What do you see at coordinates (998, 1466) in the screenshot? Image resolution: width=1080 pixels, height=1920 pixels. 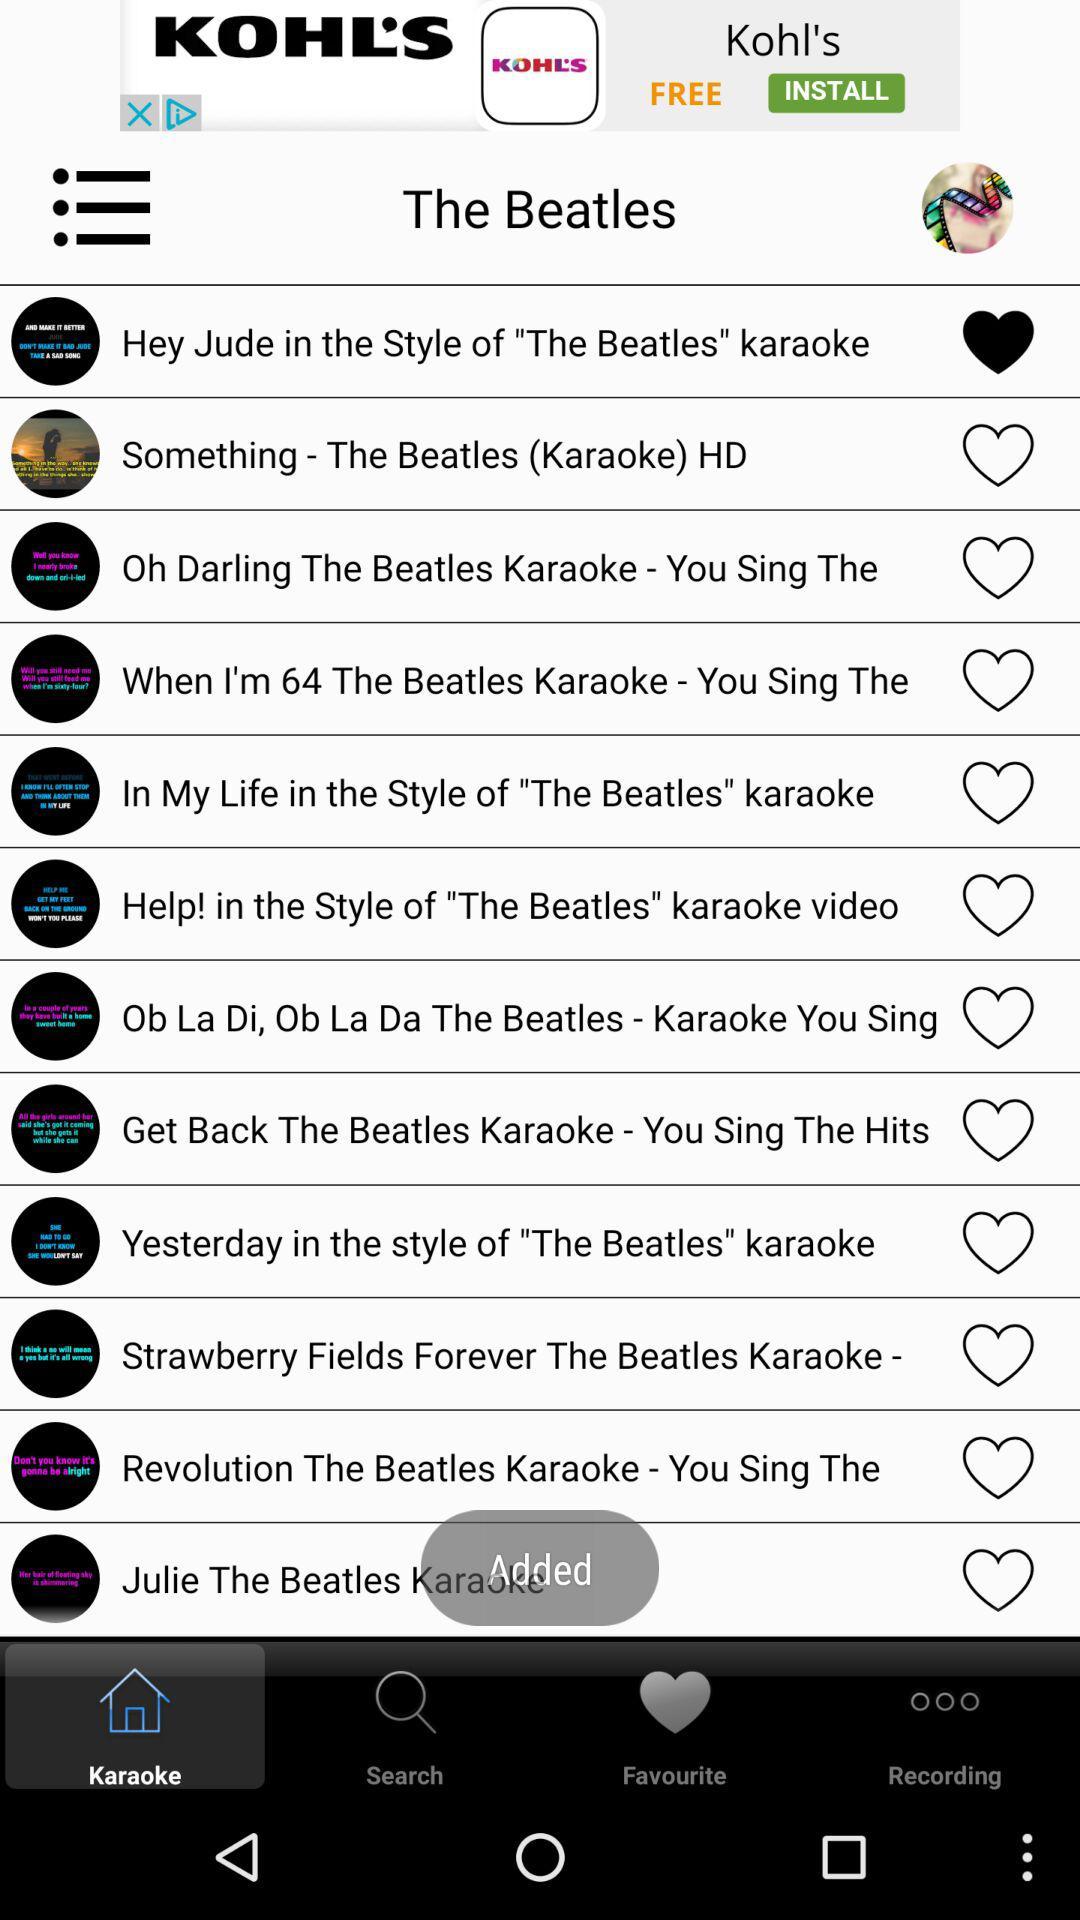 I see `to favorites` at bounding box center [998, 1466].